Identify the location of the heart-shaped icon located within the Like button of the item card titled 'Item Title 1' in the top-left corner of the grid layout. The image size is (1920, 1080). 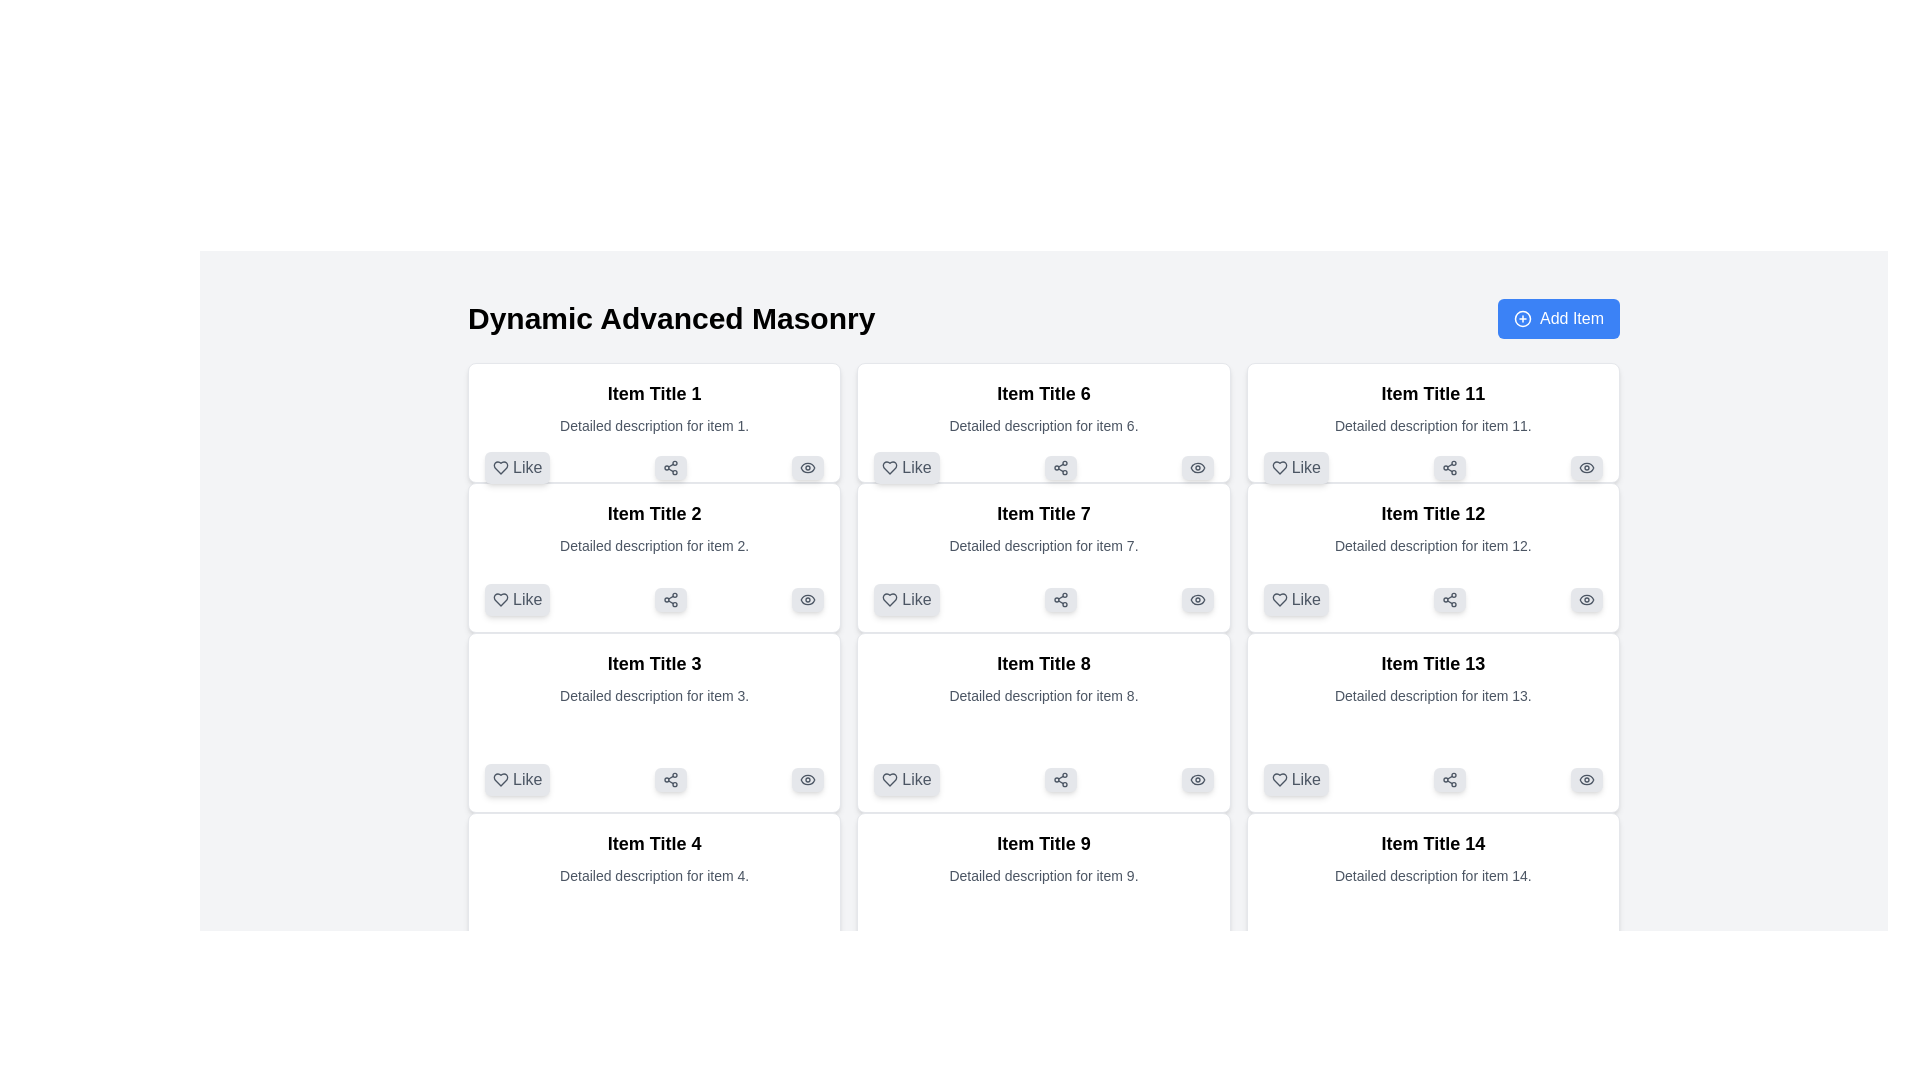
(500, 467).